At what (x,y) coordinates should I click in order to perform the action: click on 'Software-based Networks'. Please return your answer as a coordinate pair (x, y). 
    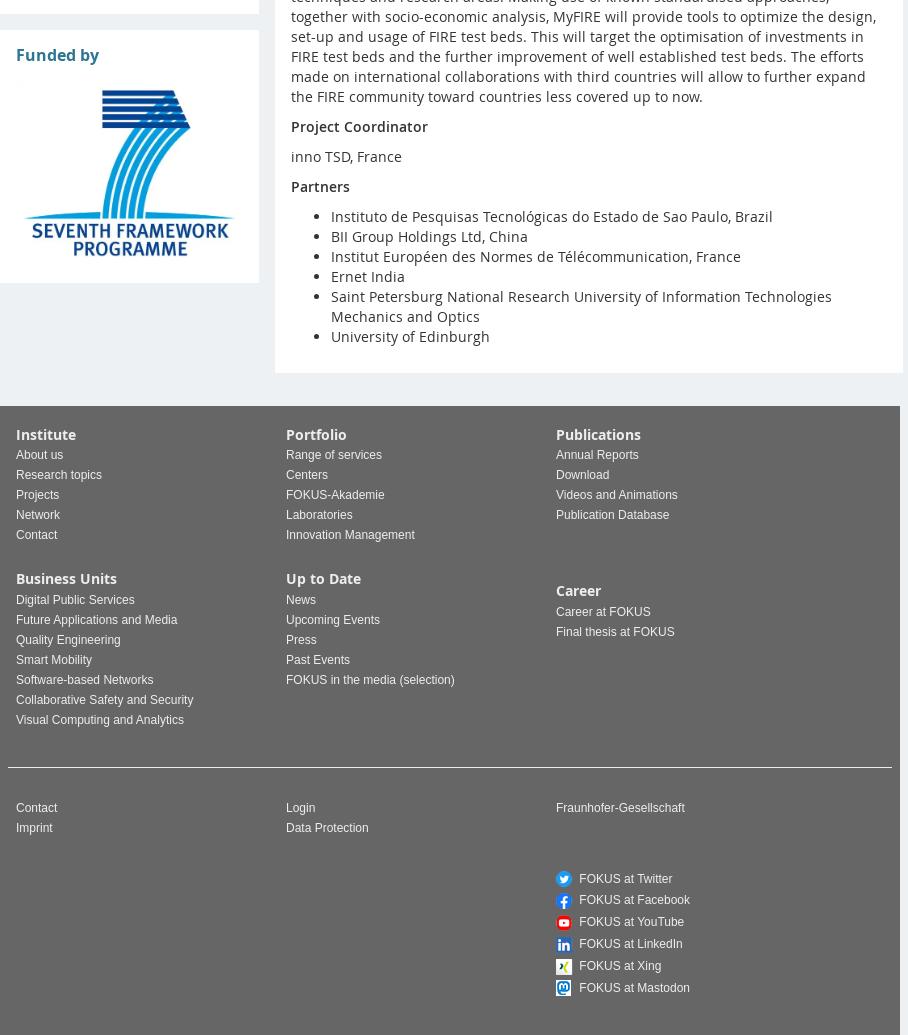
    Looking at the image, I should click on (83, 677).